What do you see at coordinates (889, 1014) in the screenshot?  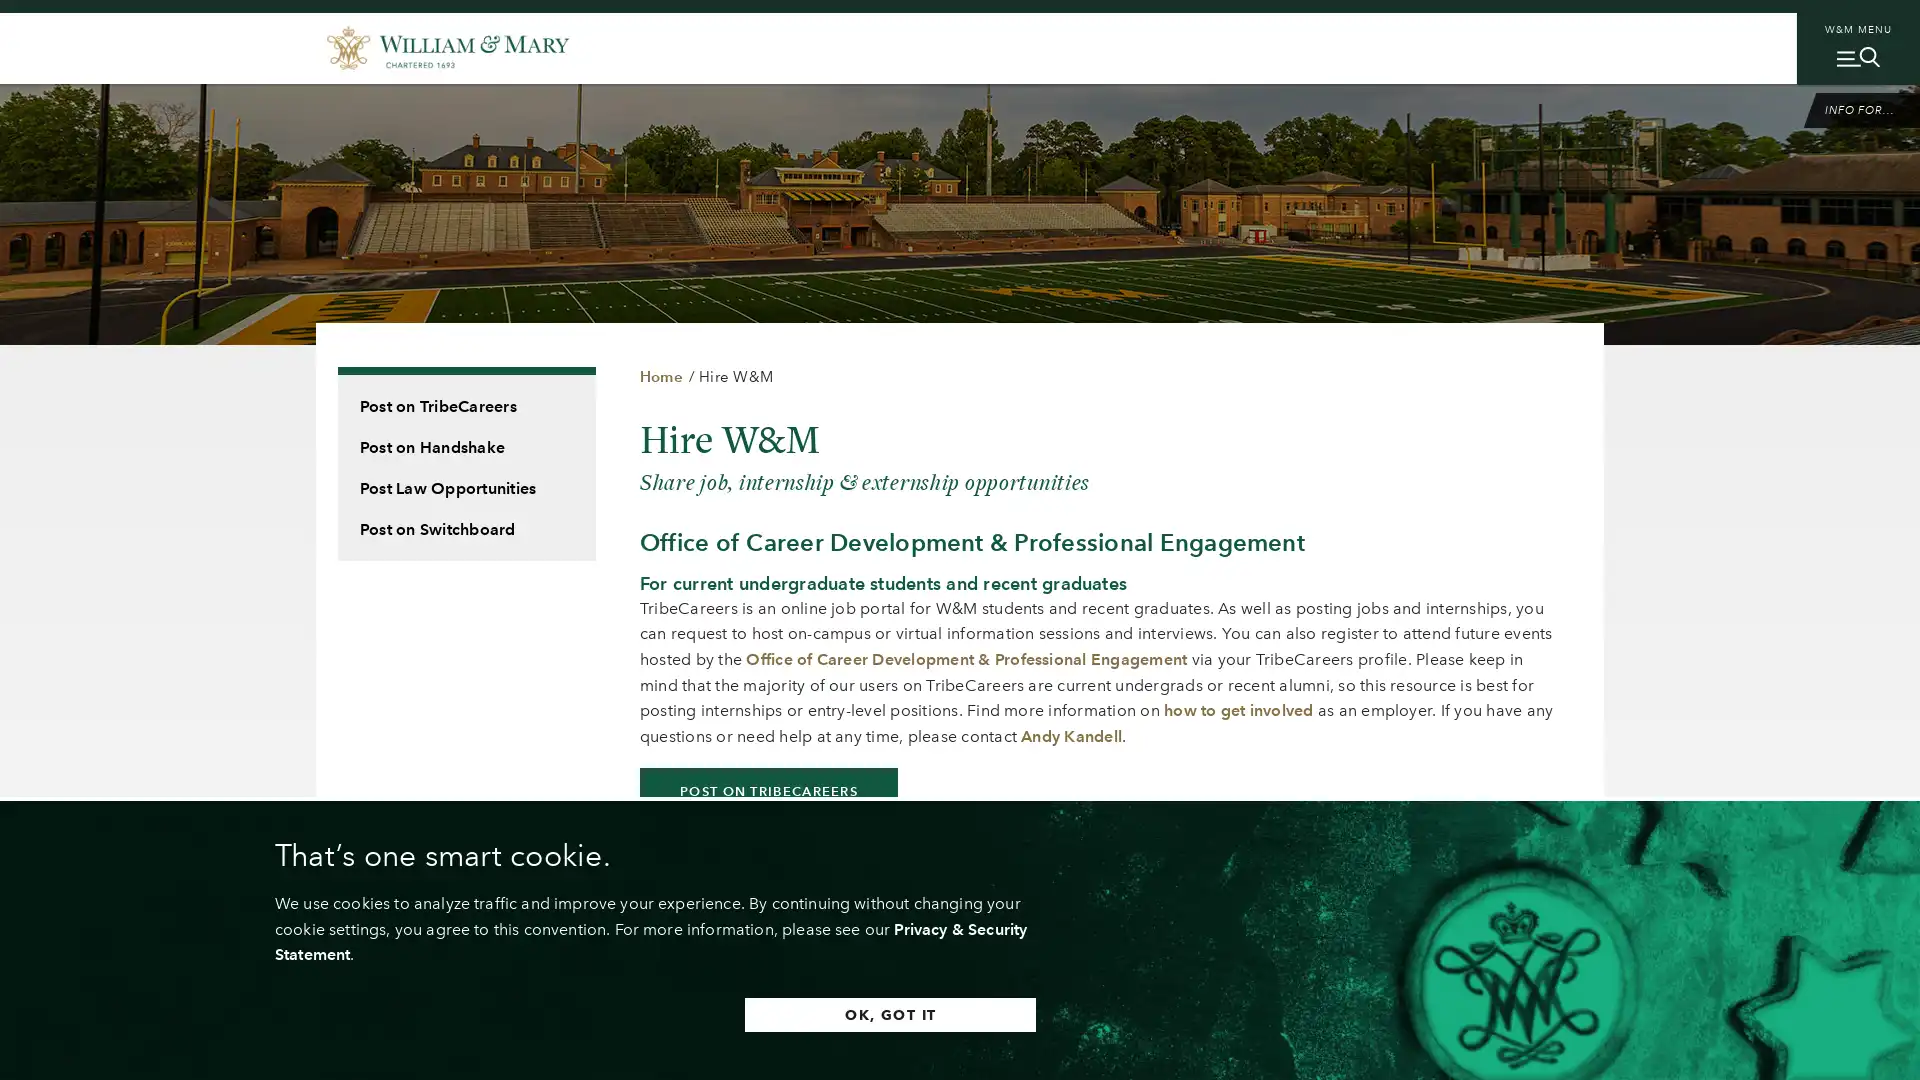 I see `OK, GOT IT` at bounding box center [889, 1014].